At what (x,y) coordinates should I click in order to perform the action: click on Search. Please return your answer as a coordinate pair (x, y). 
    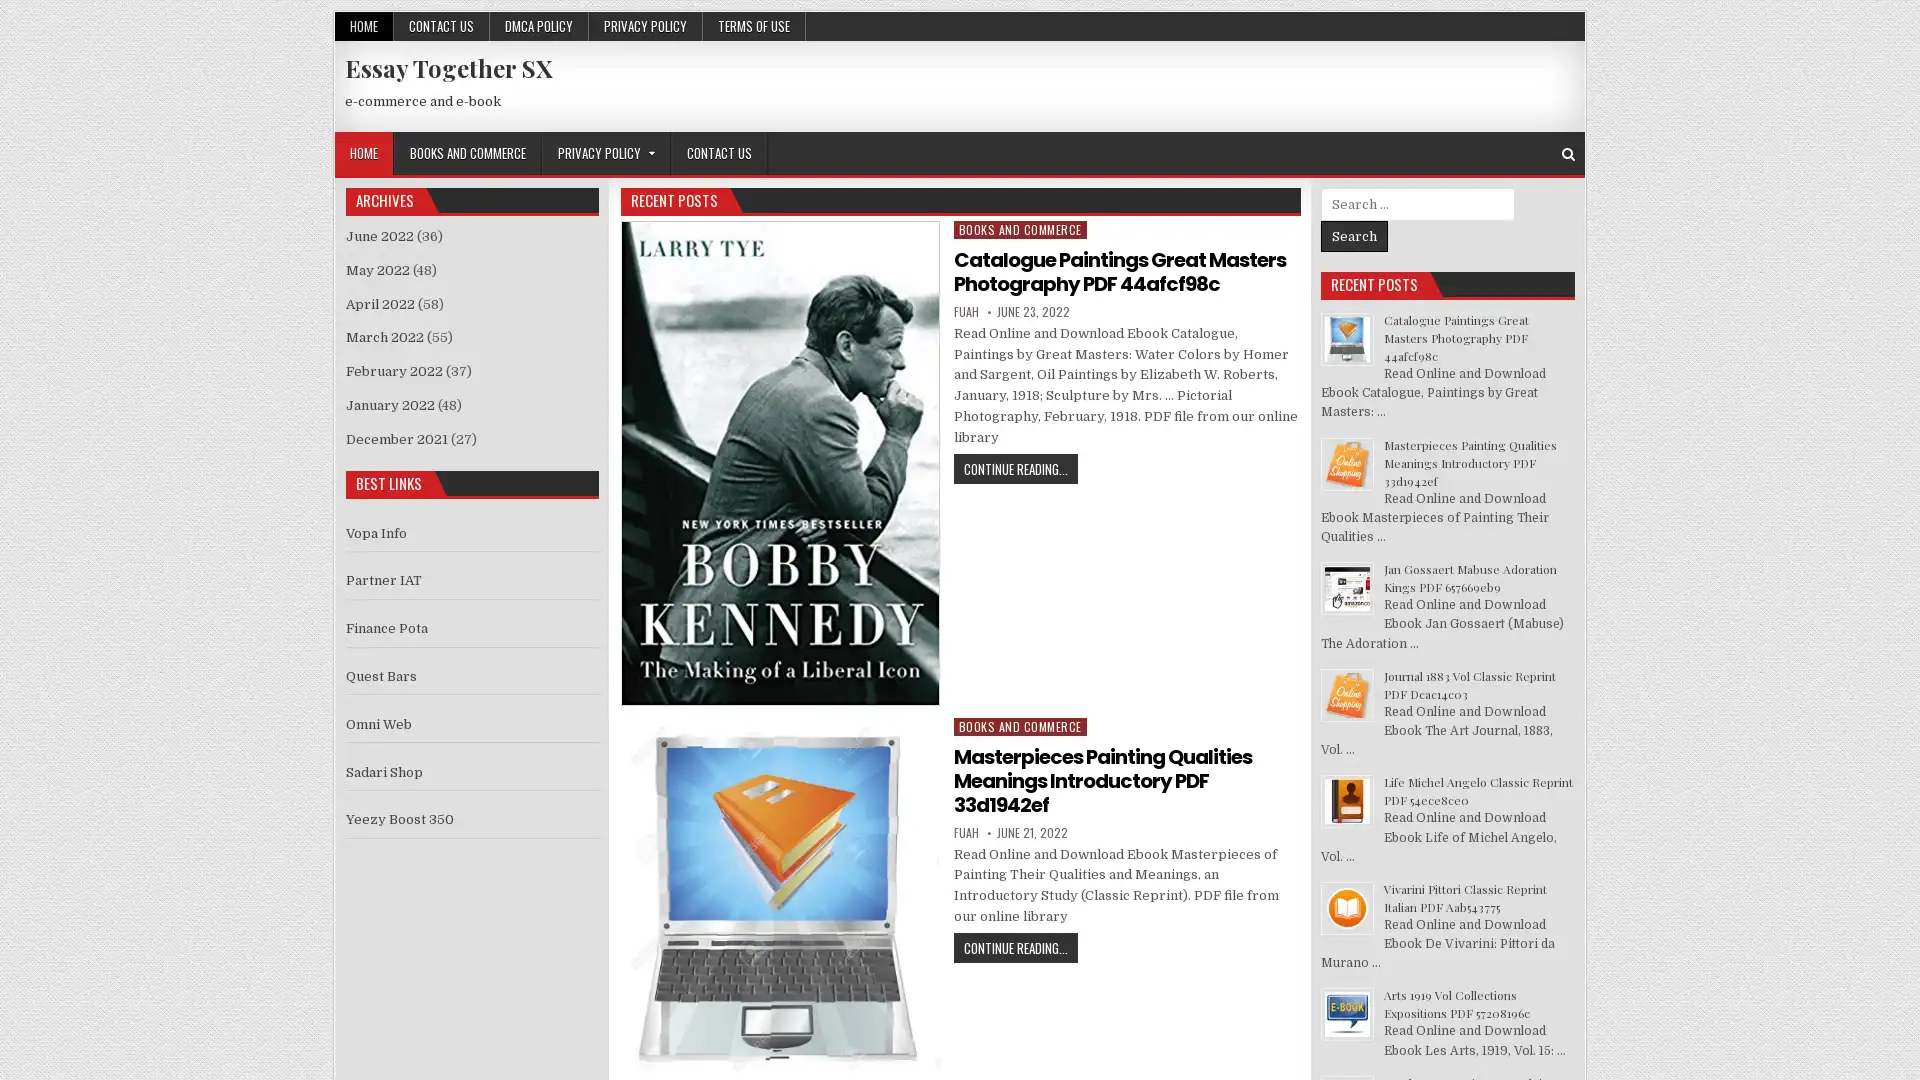
    Looking at the image, I should click on (1354, 235).